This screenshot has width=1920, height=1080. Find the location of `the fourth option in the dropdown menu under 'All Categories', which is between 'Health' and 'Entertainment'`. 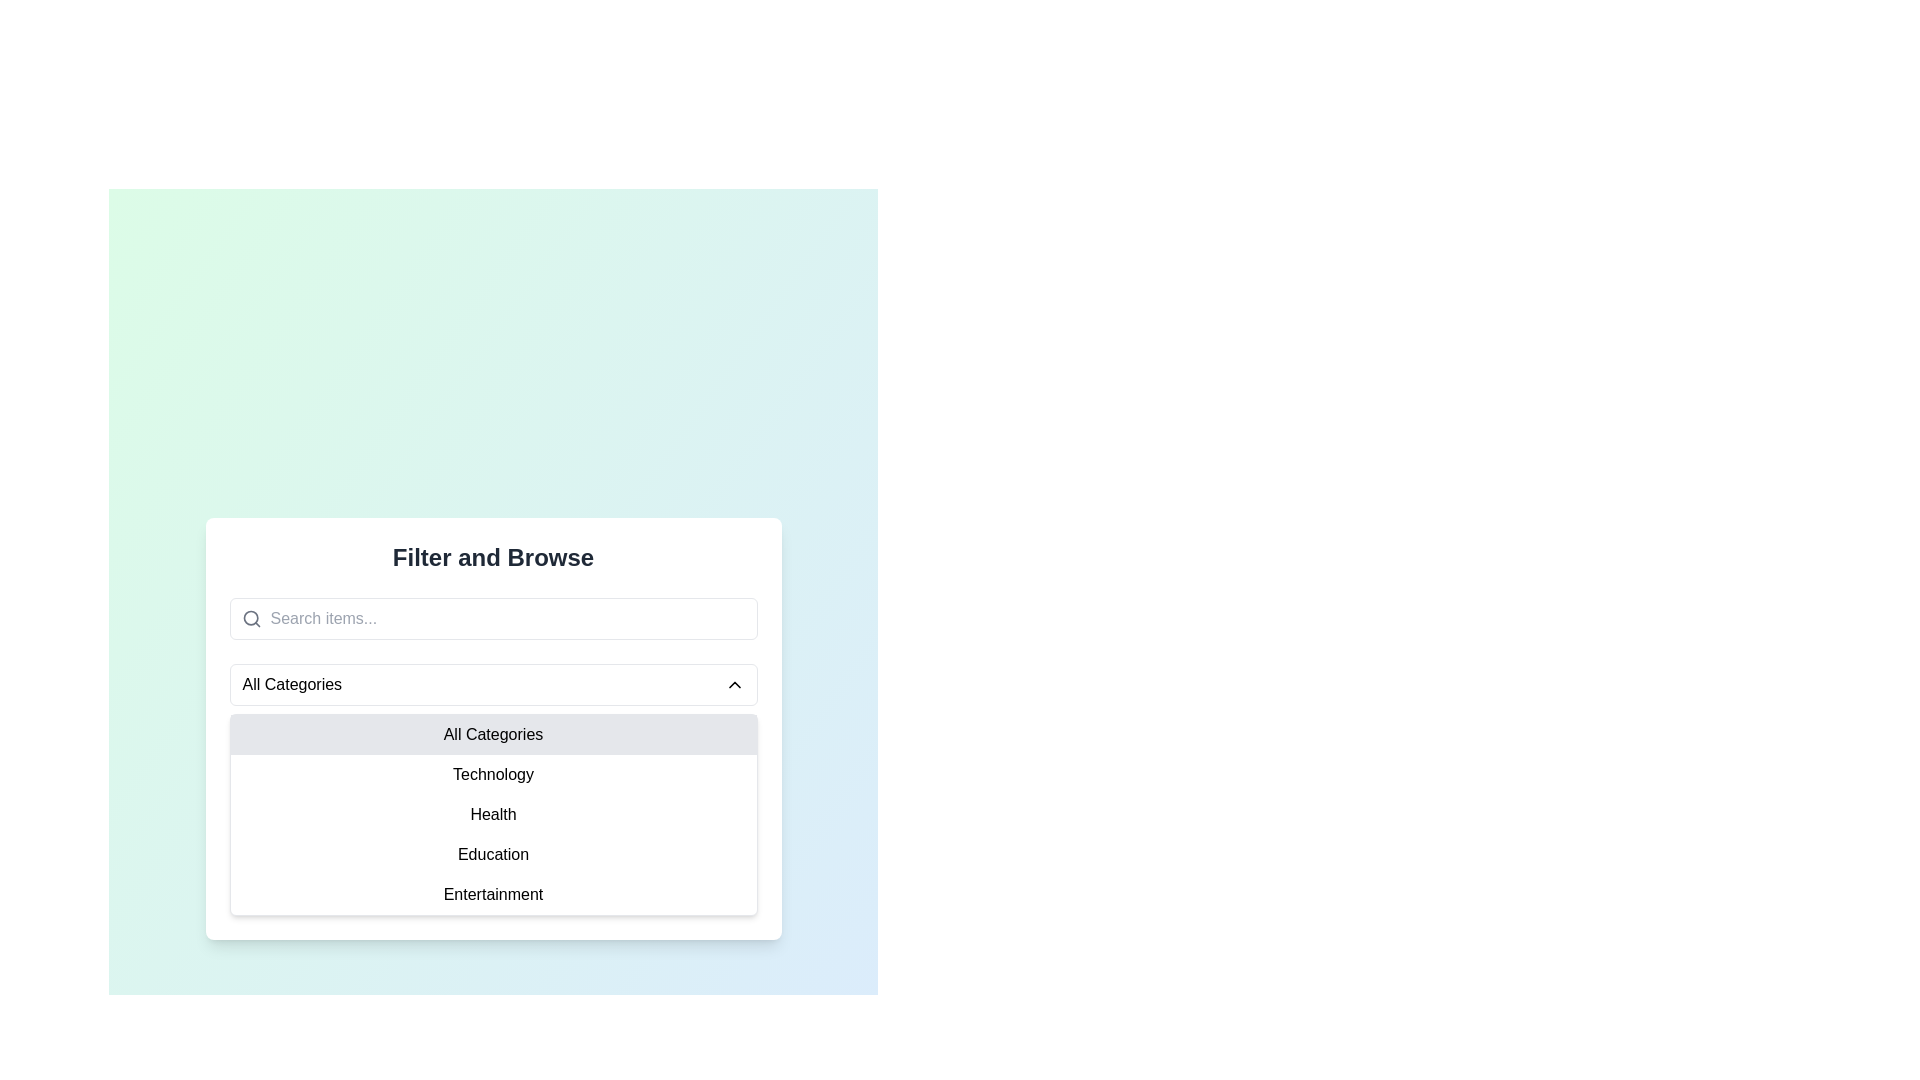

the fourth option in the dropdown menu under 'All Categories', which is between 'Health' and 'Entertainment' is located at coordinates (493, 855).